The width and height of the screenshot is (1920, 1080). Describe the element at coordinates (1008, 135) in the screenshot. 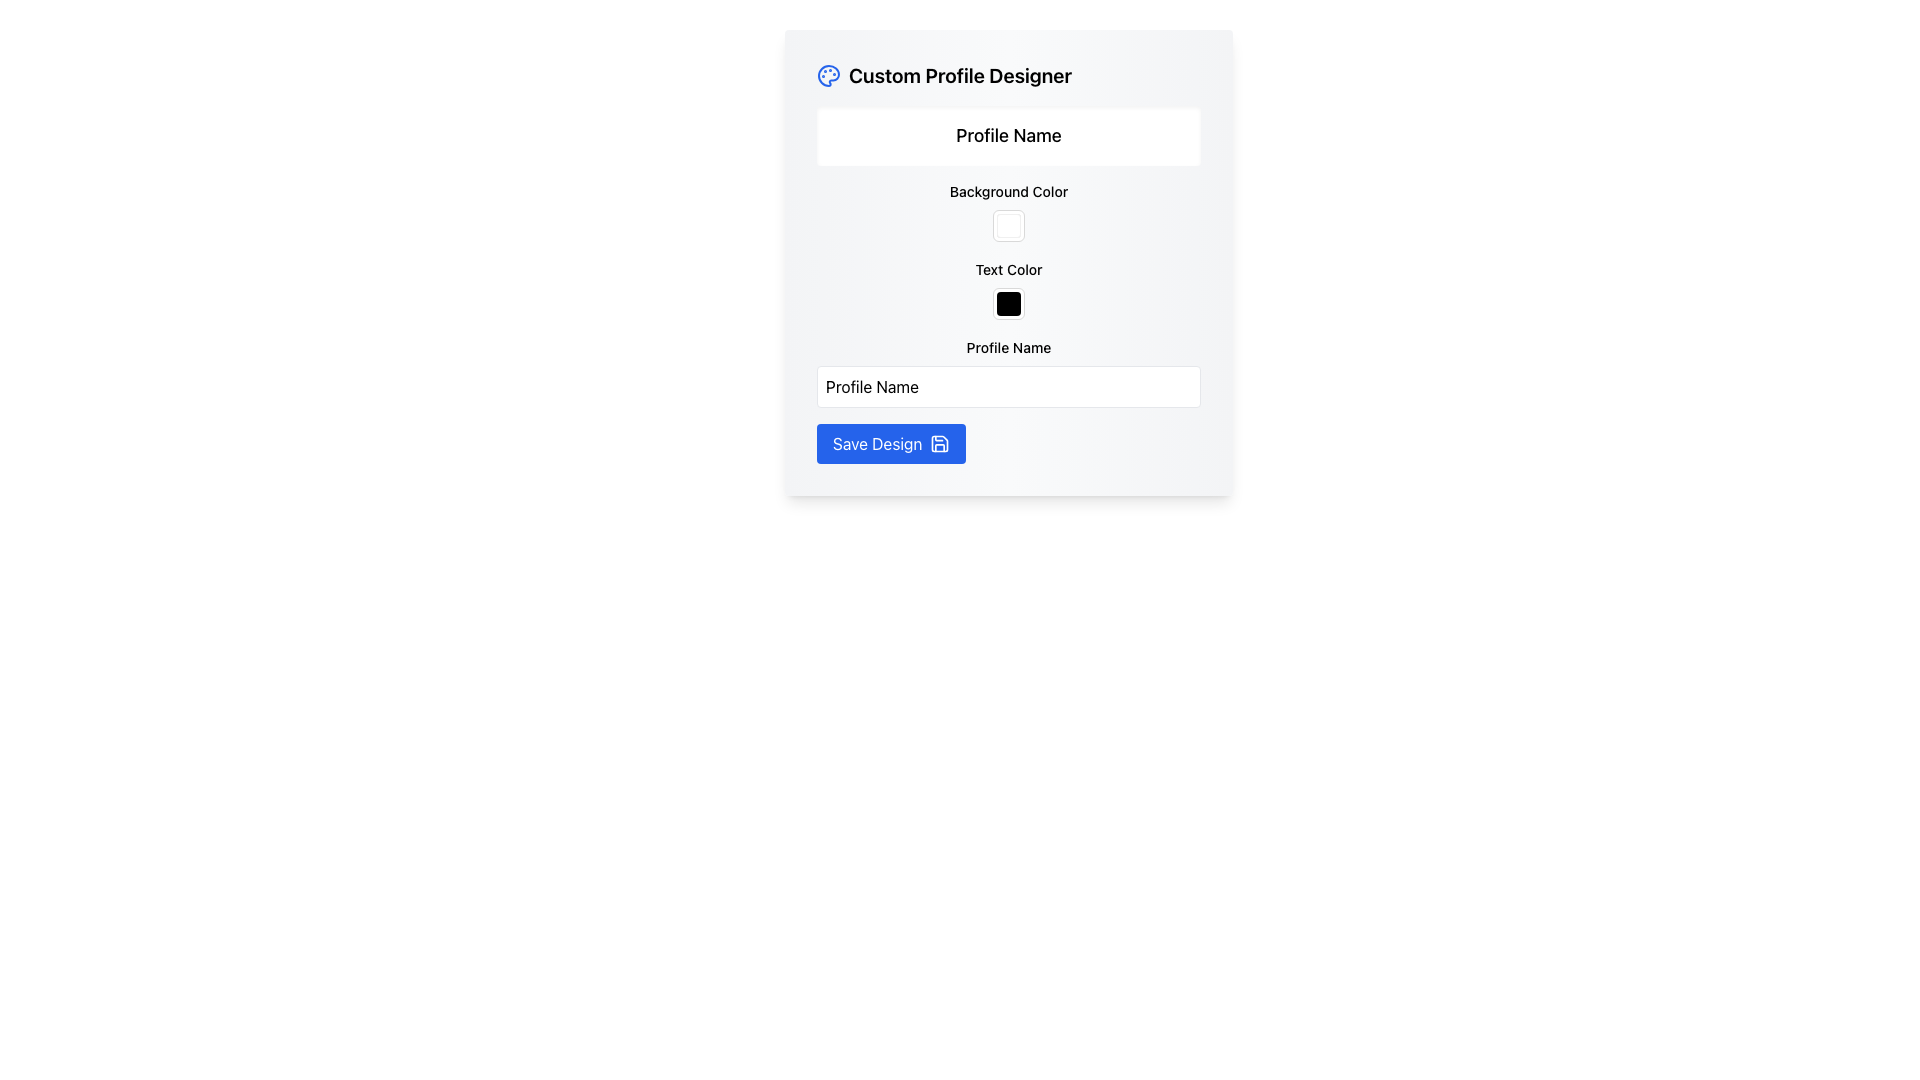

I see `the Static Label displaying the default profile name in the Custom Profile Designer section, located directly below the title and above the Background Color and Text Color settings` at that location.